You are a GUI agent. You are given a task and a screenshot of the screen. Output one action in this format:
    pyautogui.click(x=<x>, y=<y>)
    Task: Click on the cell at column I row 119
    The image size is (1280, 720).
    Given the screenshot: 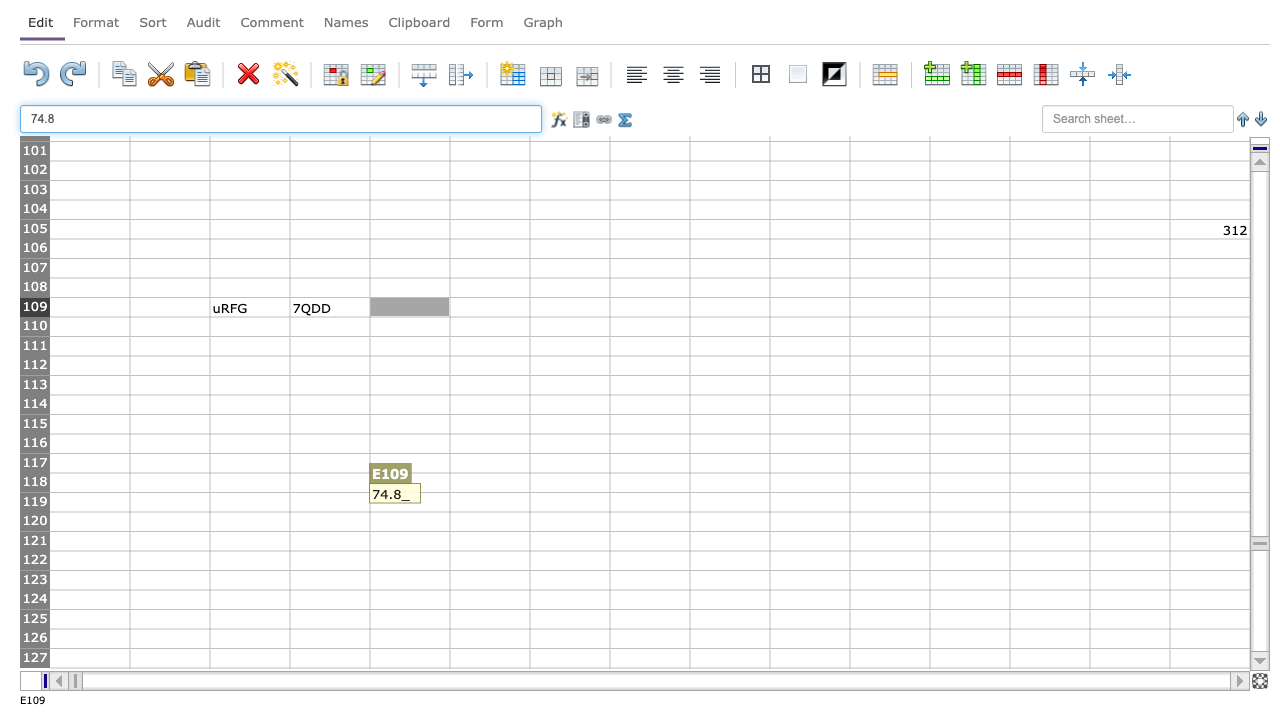 What is the action you would take?
    pyautogui.click(x=728, y=501)
    